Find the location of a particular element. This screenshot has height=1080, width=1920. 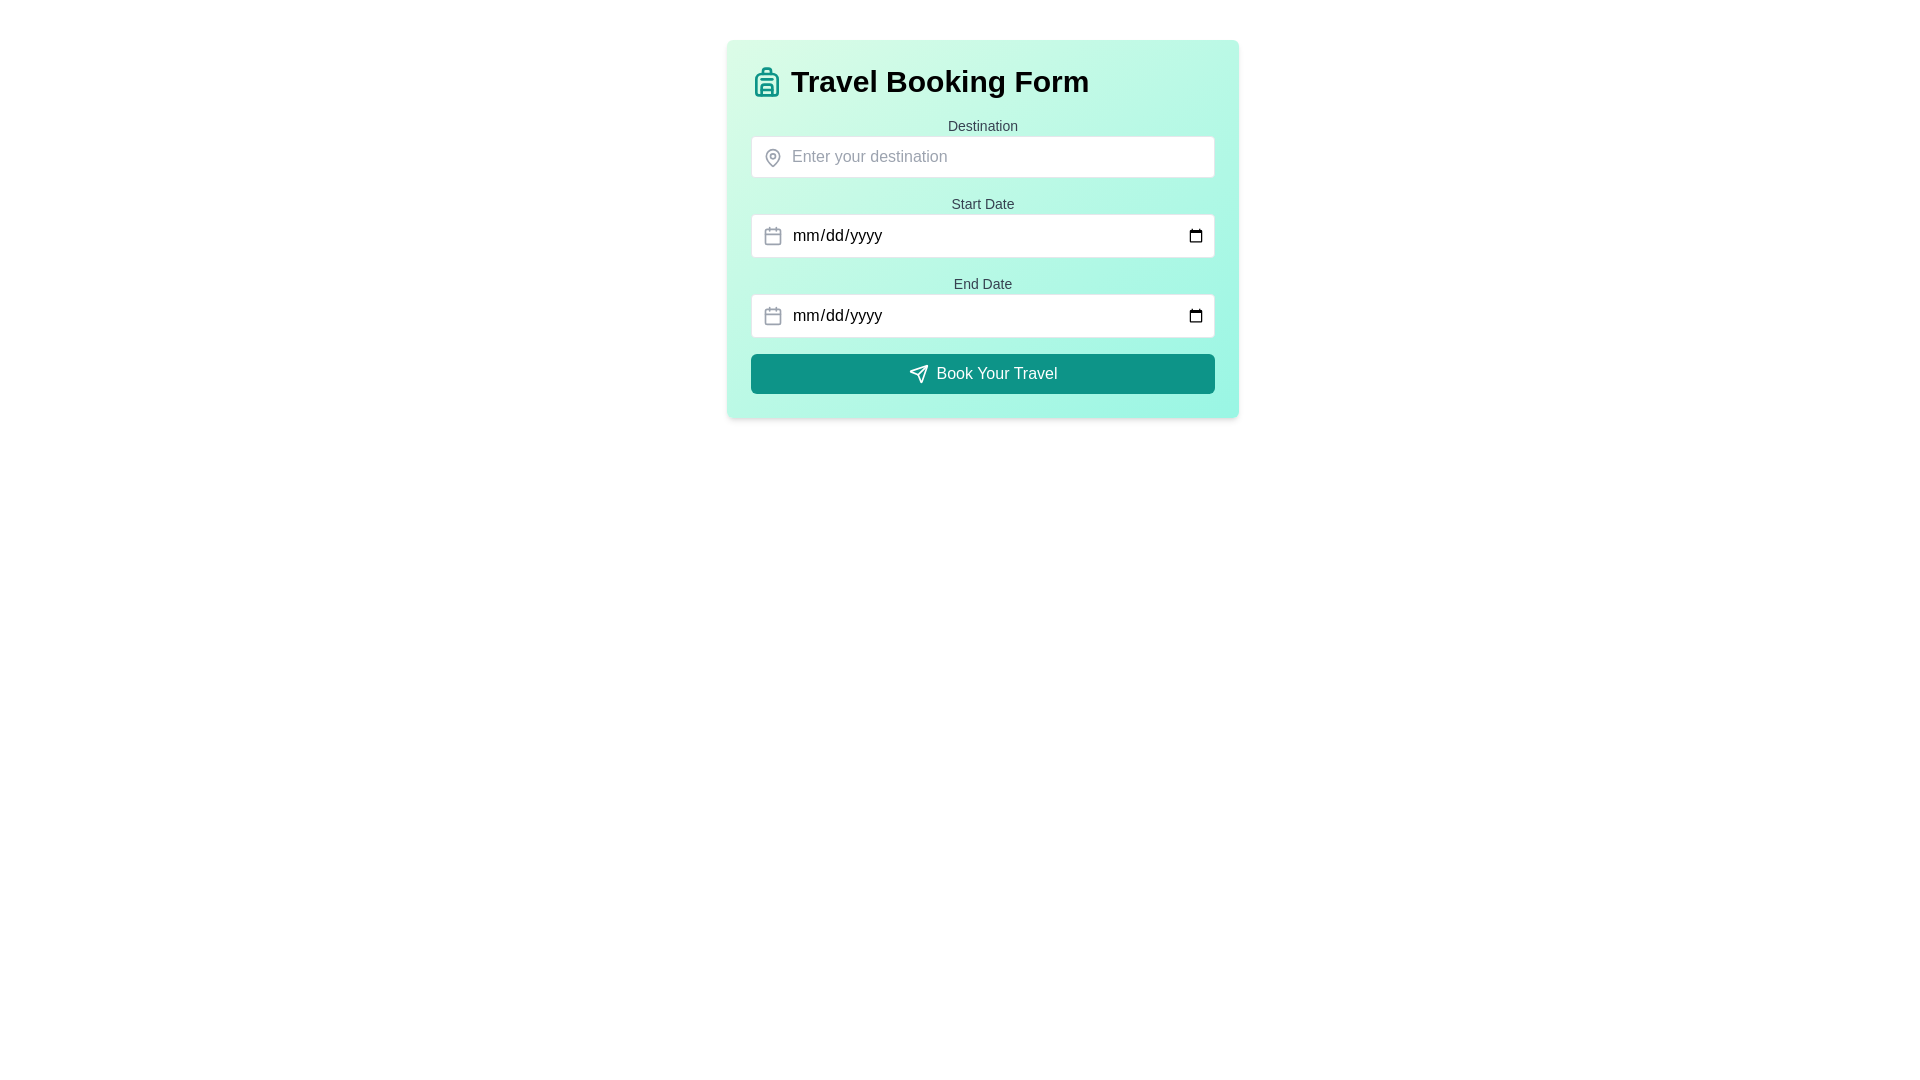

the arrow-like icon part of the 'Book Your Travel' button located at the bottom of the form is located at coordinates (917, 374).